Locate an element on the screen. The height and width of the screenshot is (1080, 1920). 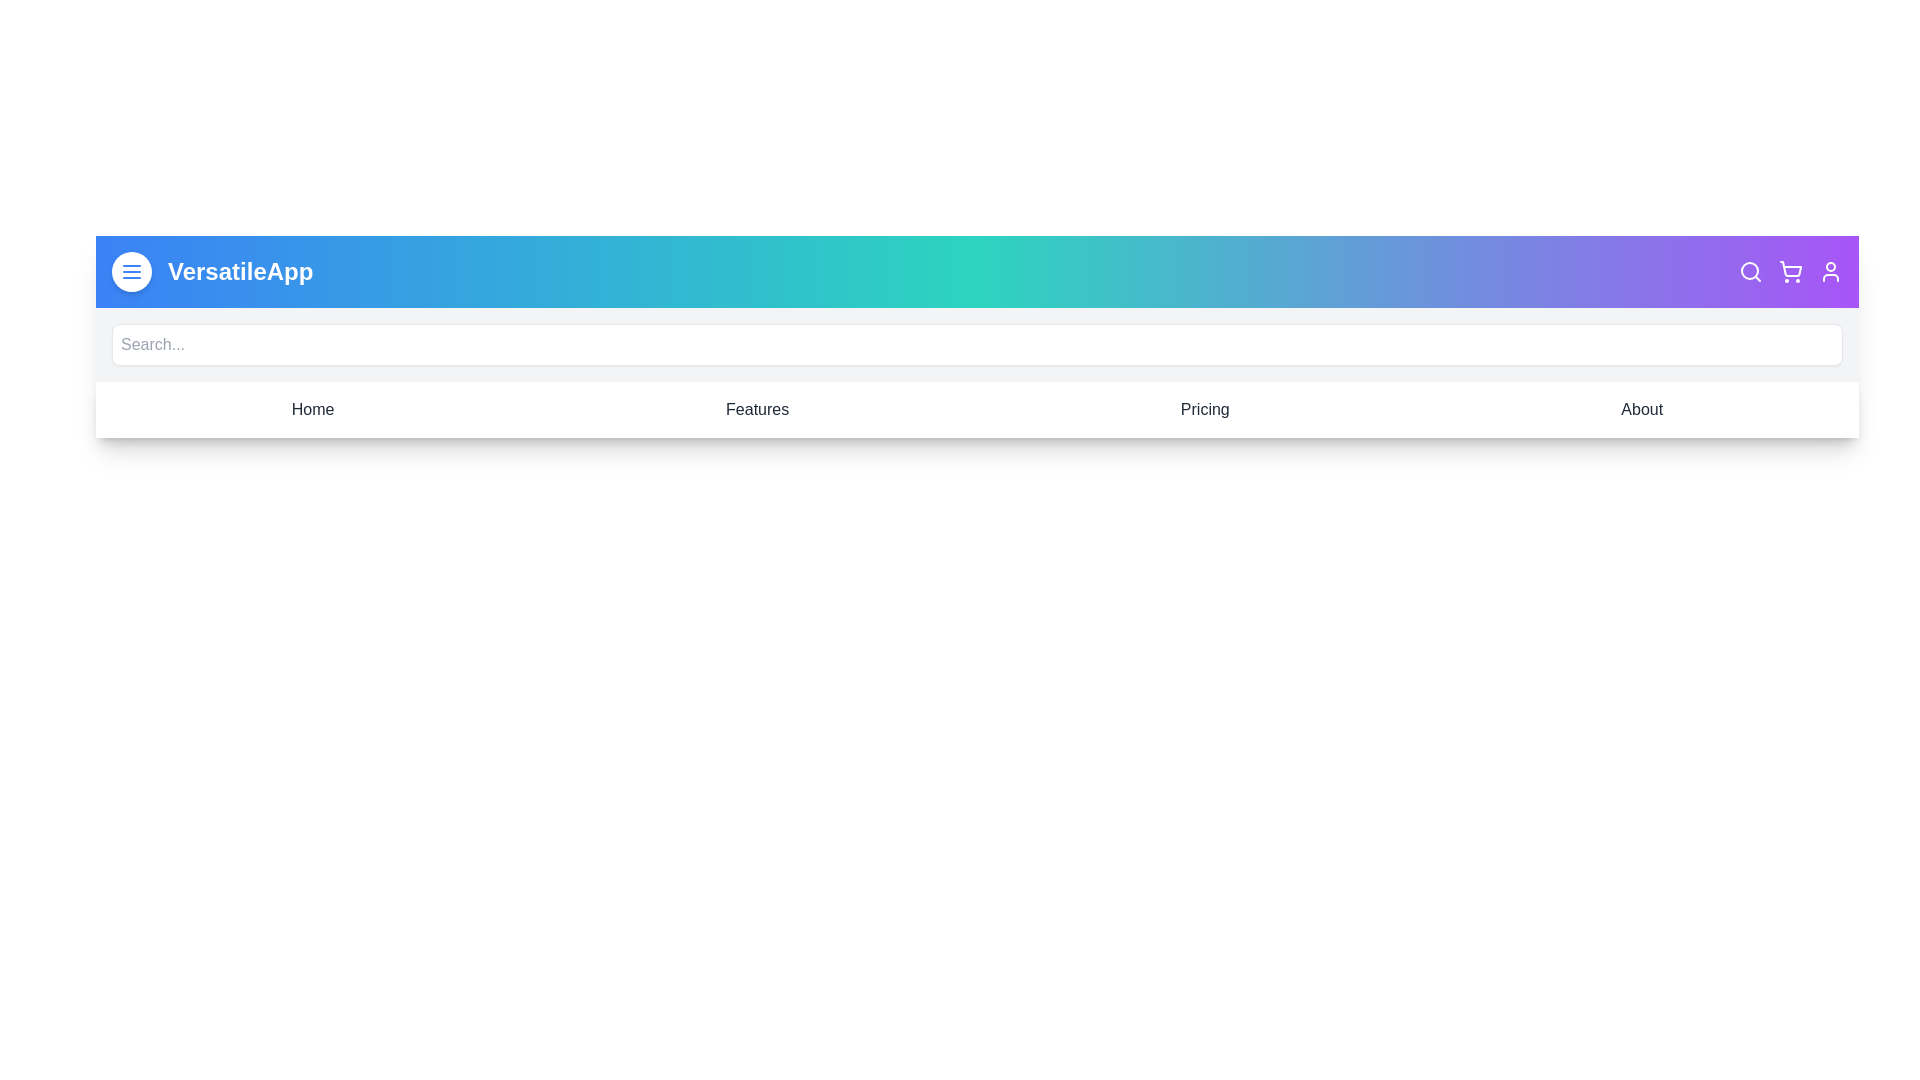
the navigation item Pricing is located at coordinates (1203, 408).